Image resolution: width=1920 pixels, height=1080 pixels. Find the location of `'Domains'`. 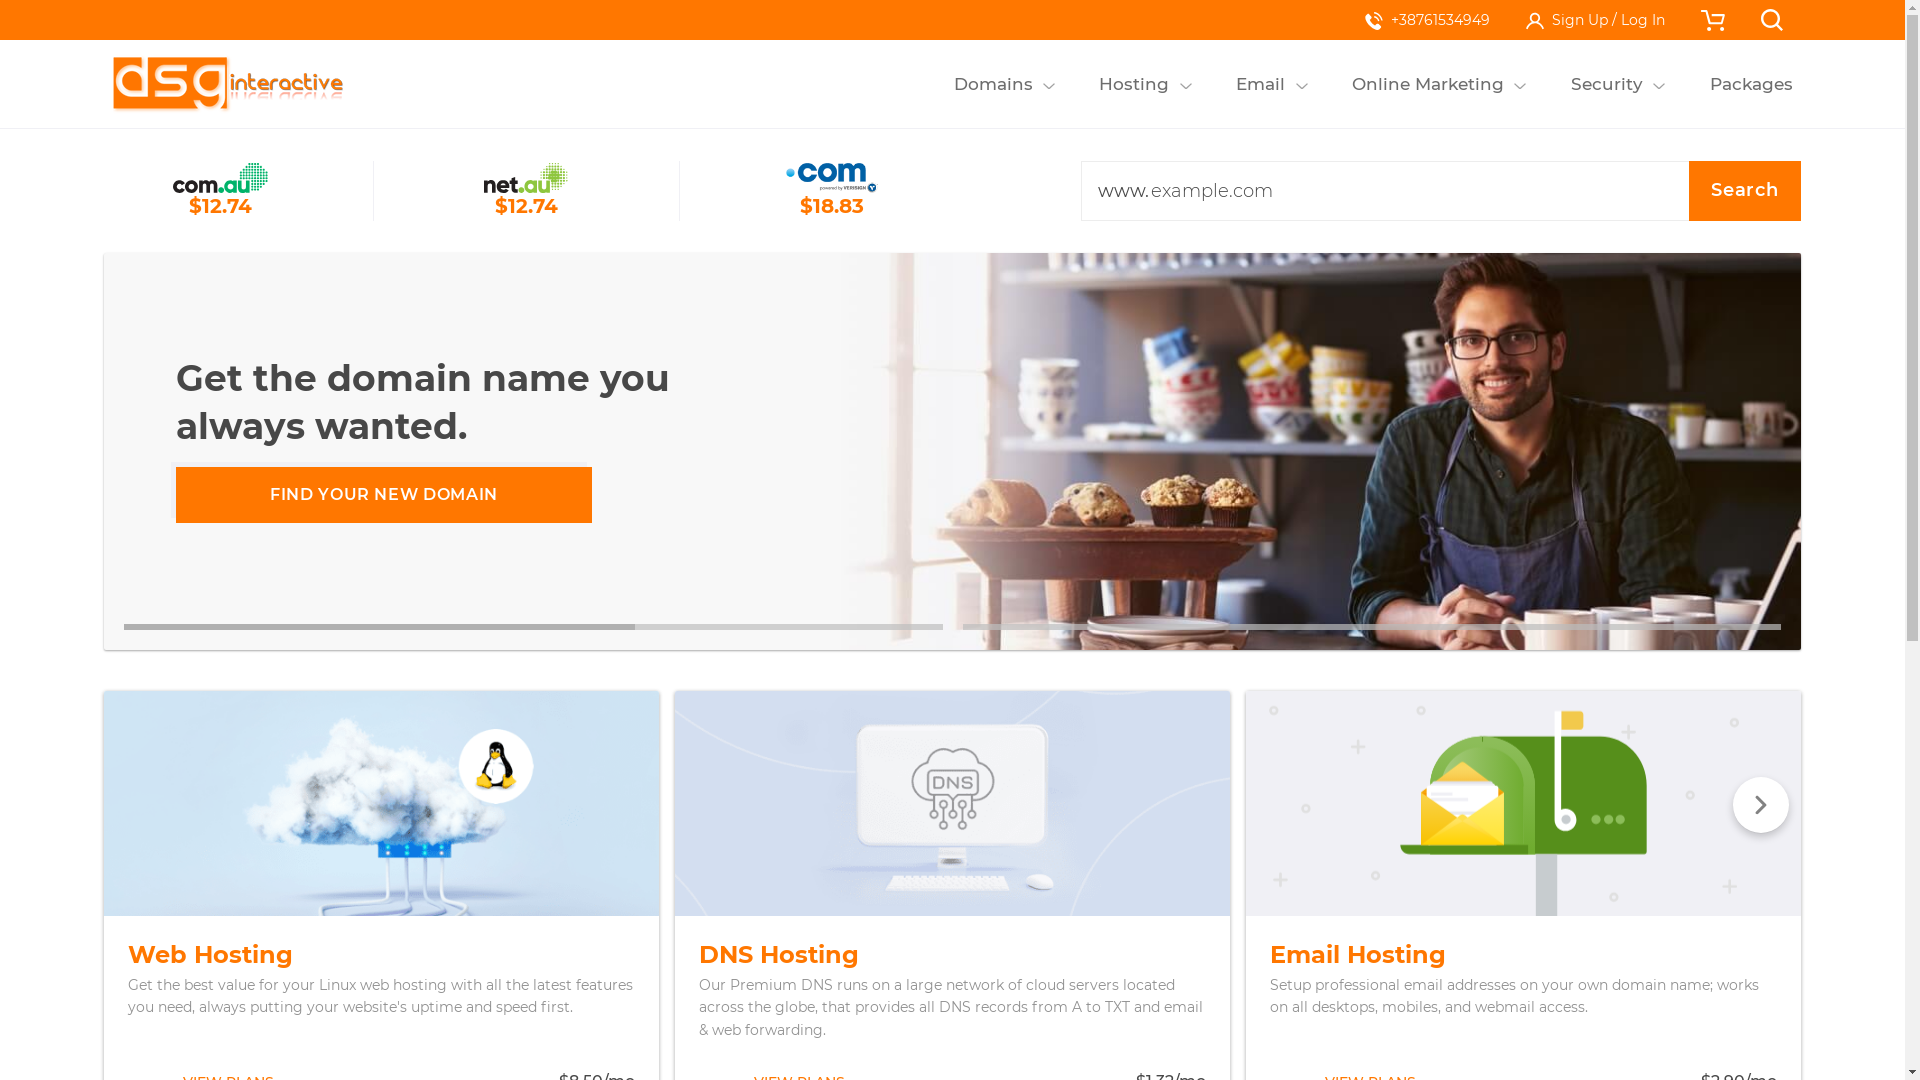

'Domains' is located at coordinates (993, 83).